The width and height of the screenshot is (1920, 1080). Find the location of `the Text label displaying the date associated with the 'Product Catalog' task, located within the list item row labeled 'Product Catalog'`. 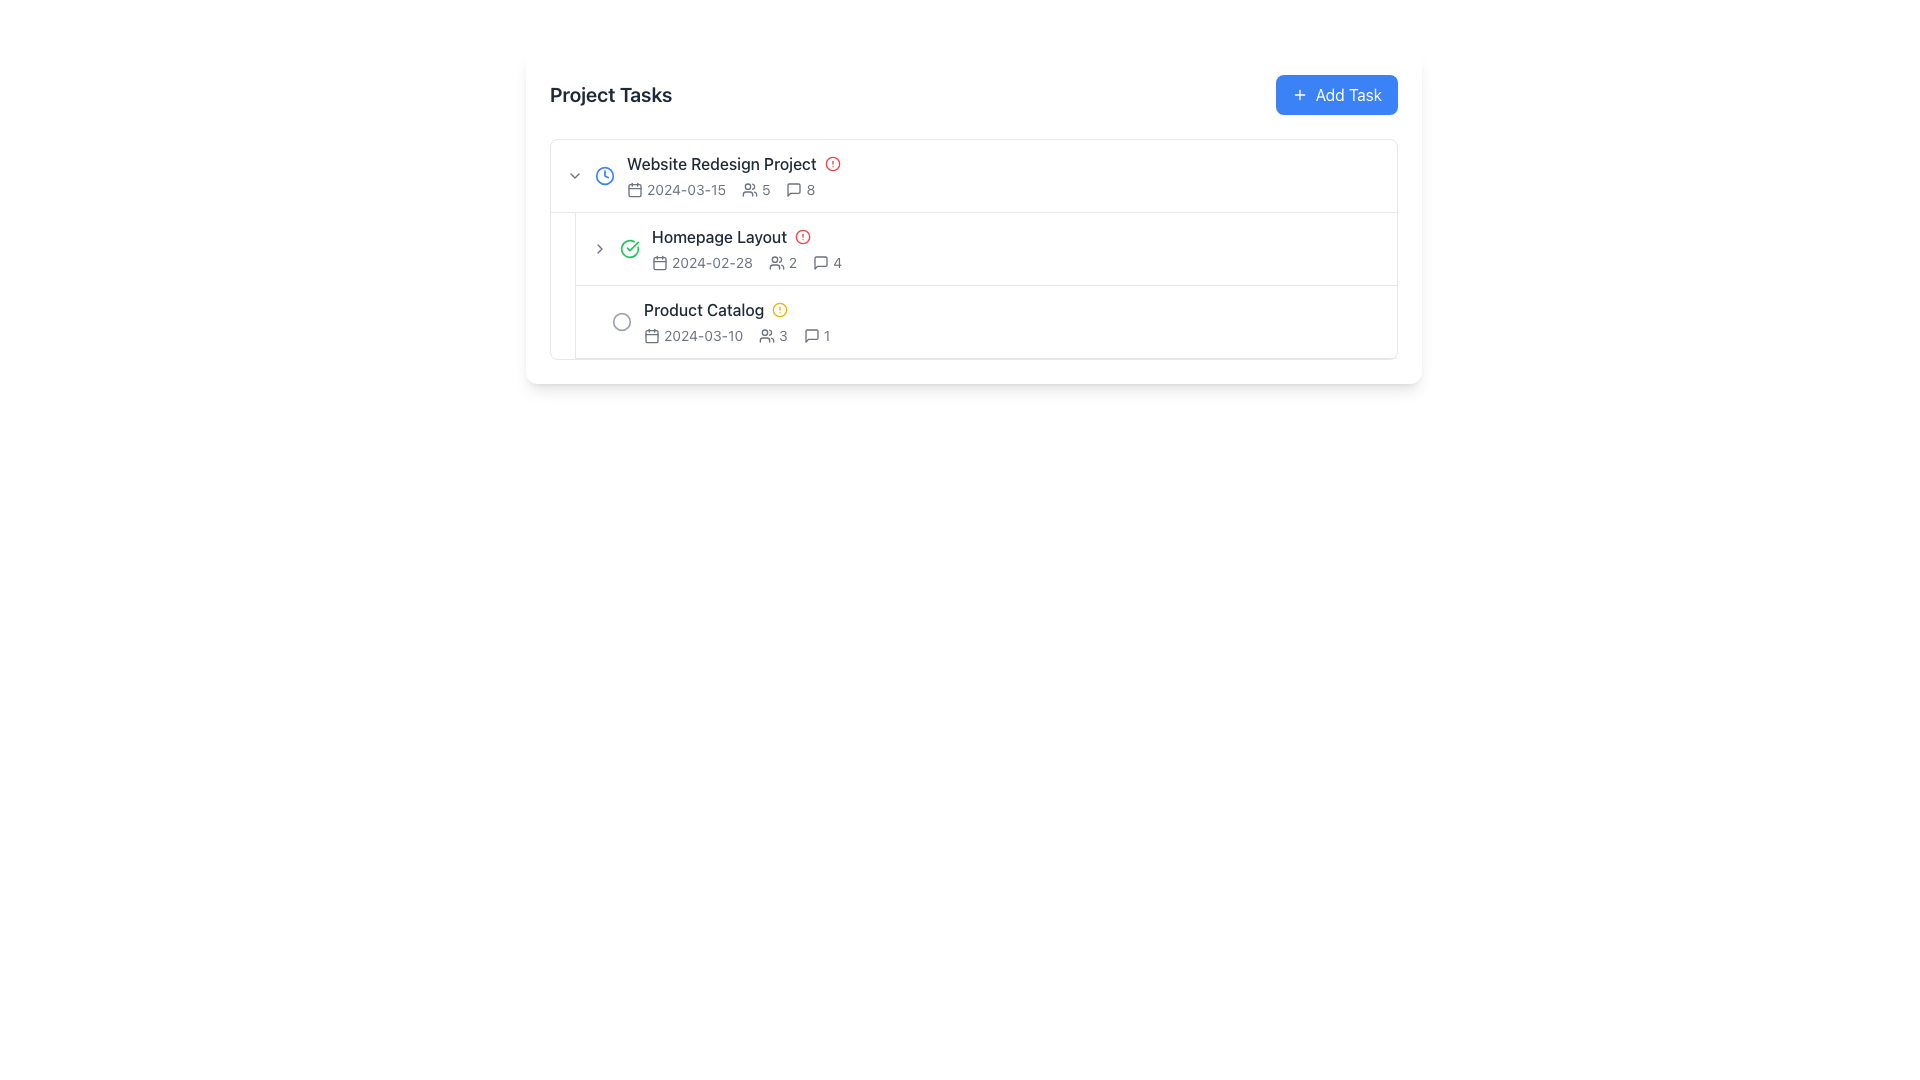

the Text label displaying the date associated with the 'Product Catalog' task, located within the list item row labeled 'Product Catalog' is located at coordinates (693, 334).